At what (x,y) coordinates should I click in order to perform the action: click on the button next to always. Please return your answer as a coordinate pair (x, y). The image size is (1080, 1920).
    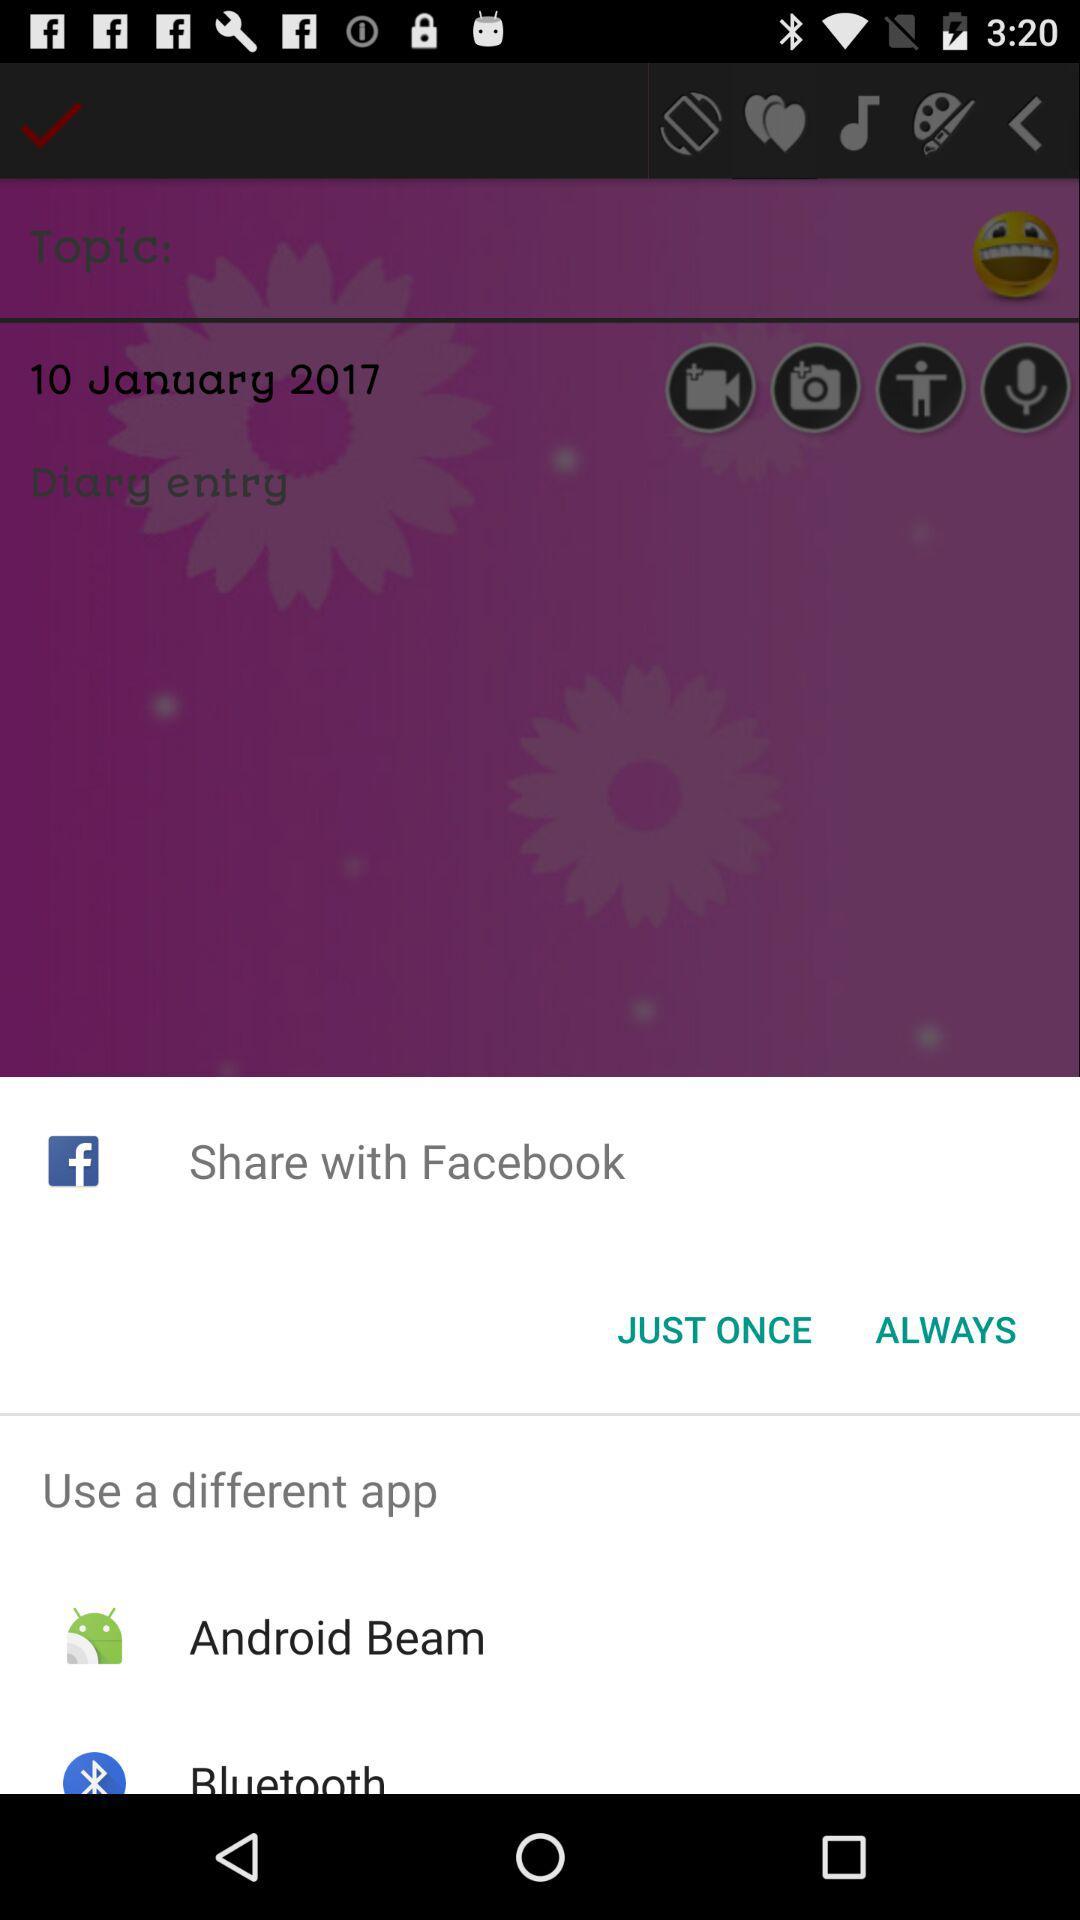
    Looking at the image, I should click on (713, 1329).